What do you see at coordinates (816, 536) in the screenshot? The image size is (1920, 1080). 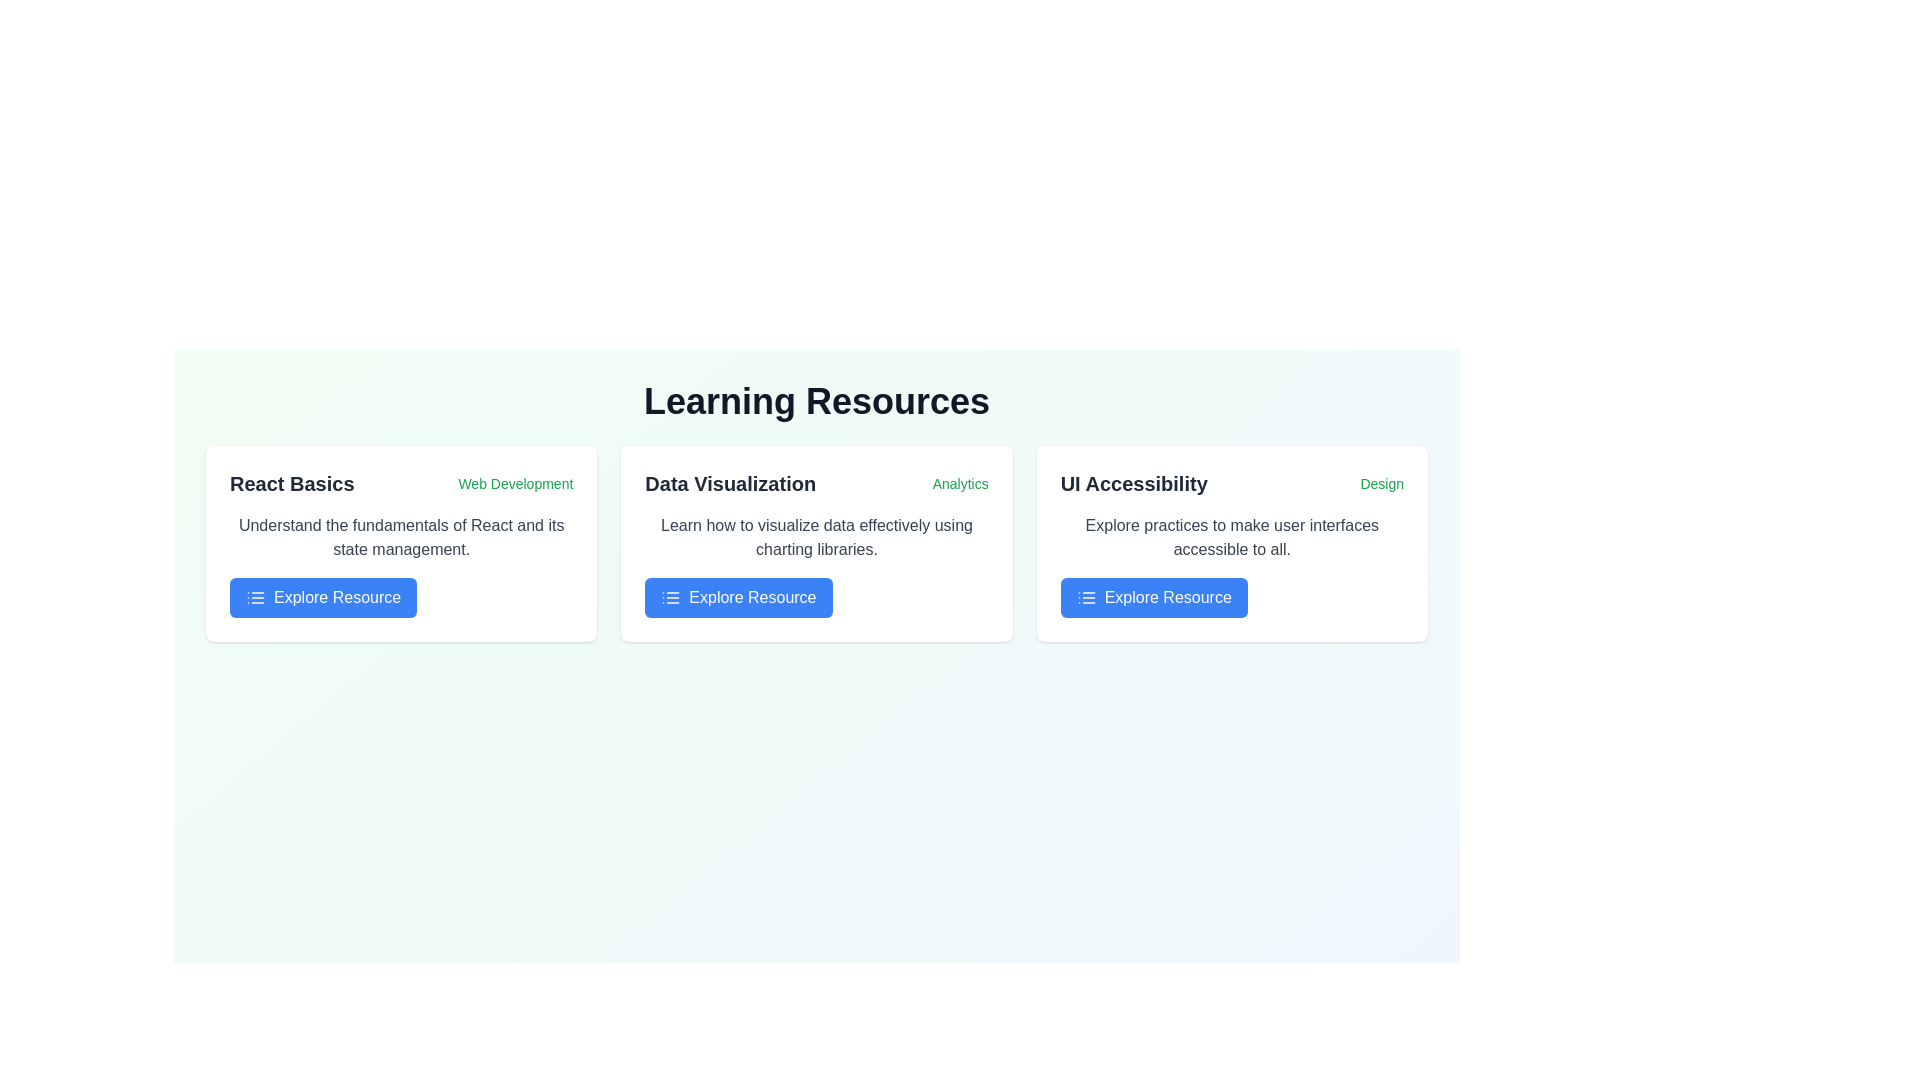 I see `additional information text located within the 'Data Visualization' card, positioned under the heading and category labels, and above the 'Explore Resource' button` at bounding box center [816, 536].